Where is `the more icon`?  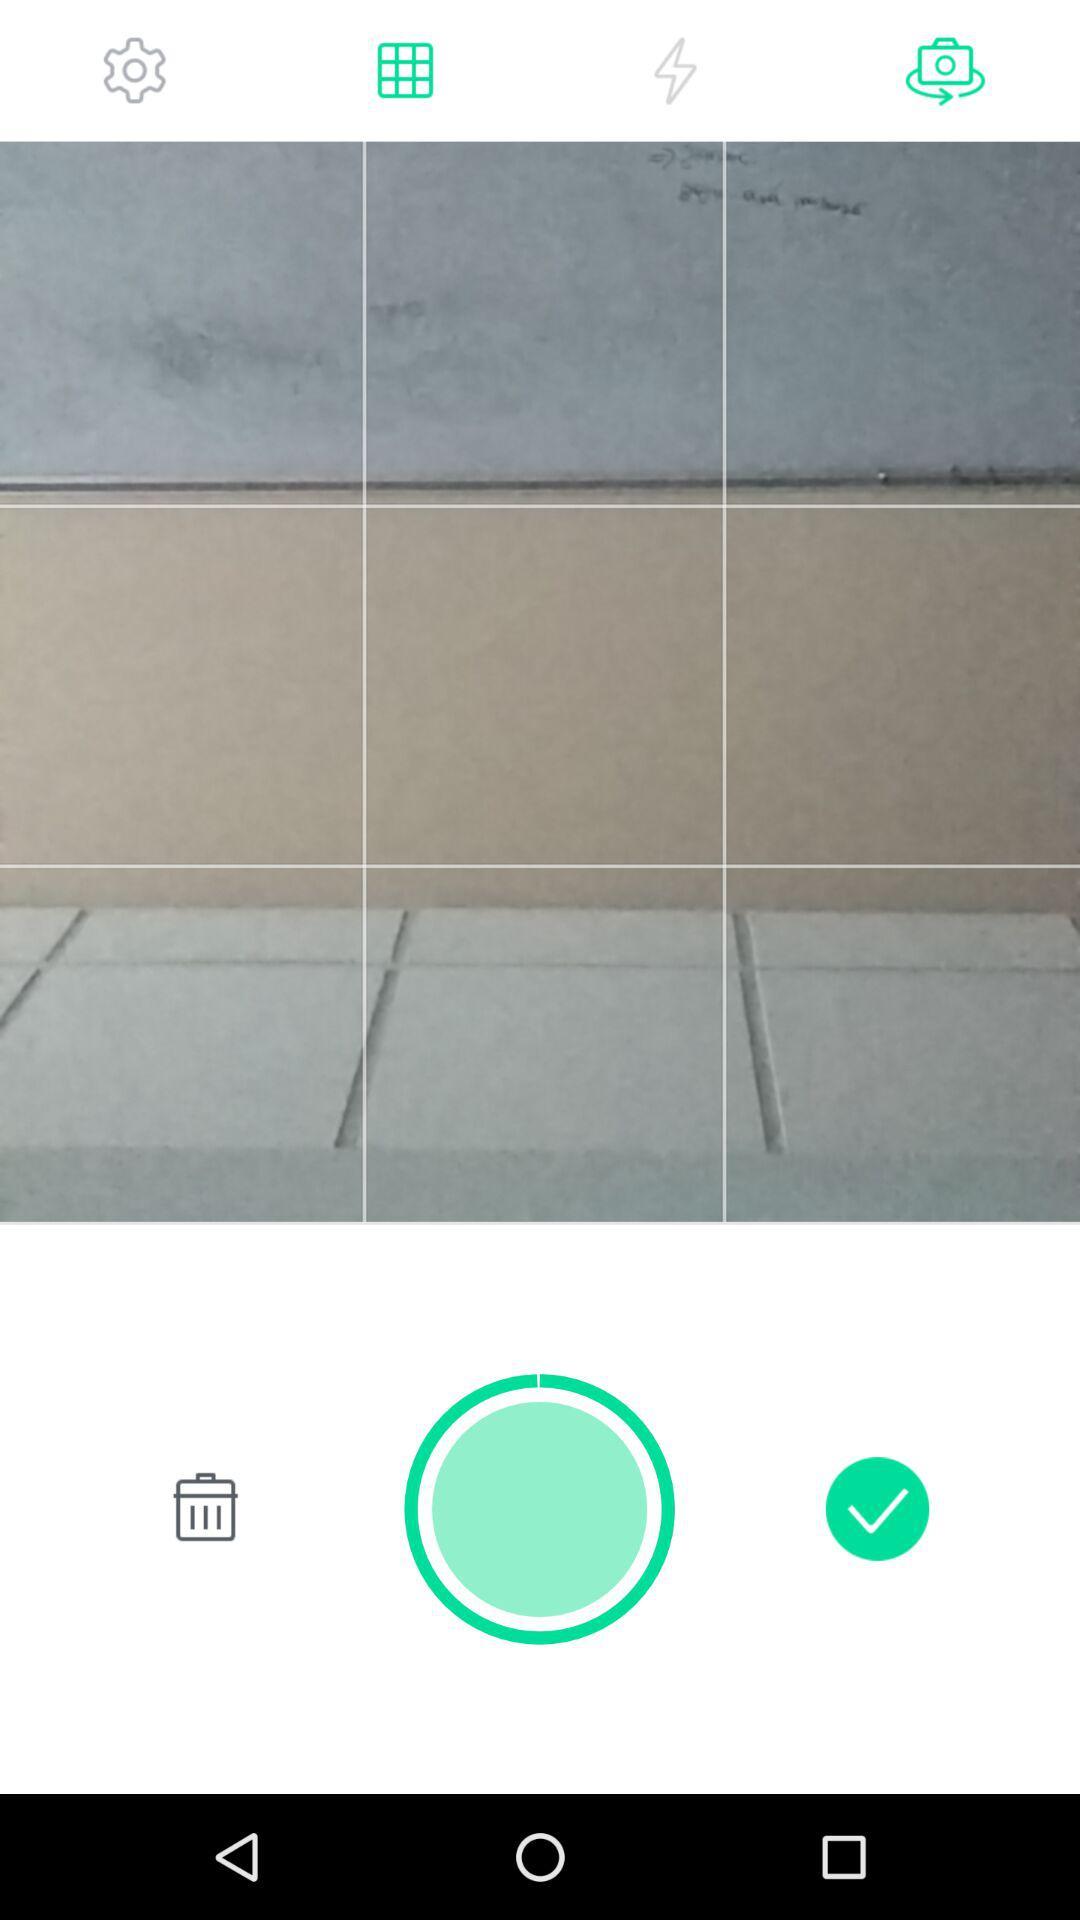 the more icon is located at coordinates (135, 75).